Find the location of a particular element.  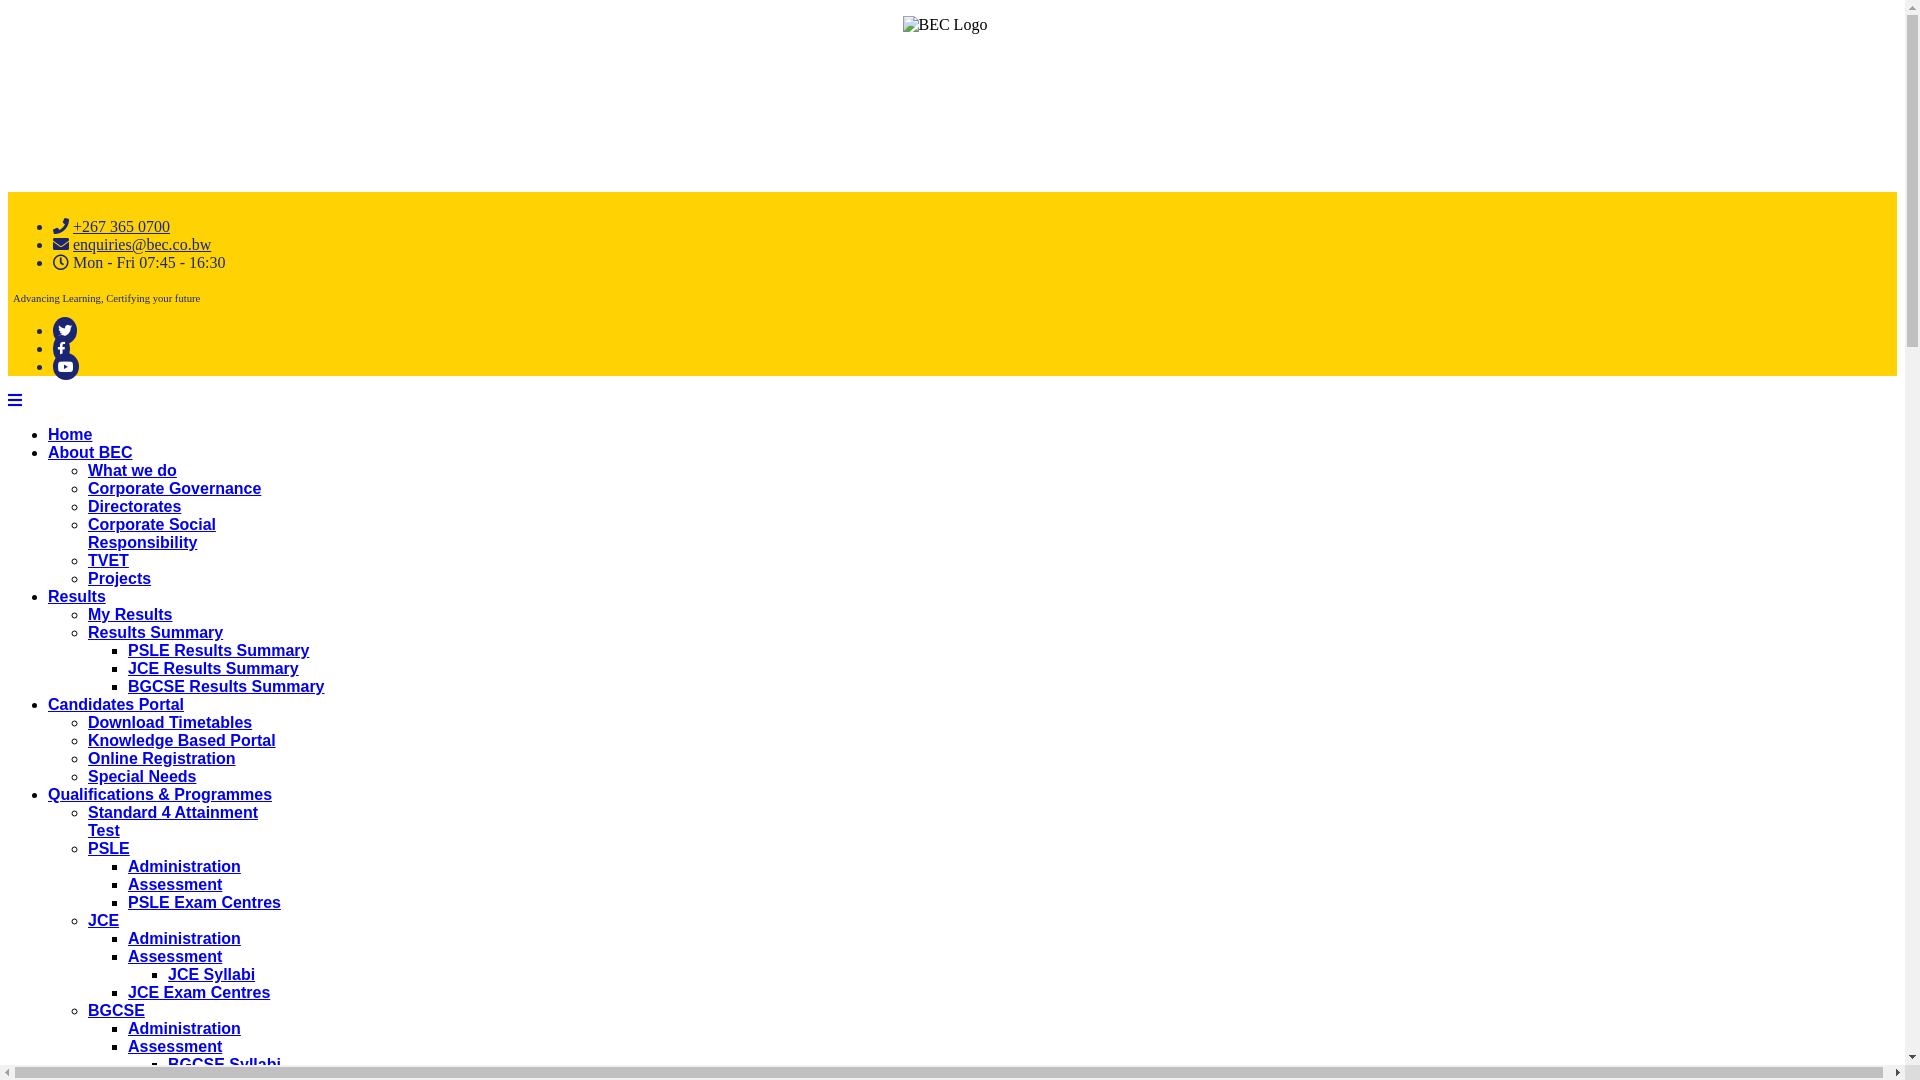

'What we do' is located at coordinates (131, 470).